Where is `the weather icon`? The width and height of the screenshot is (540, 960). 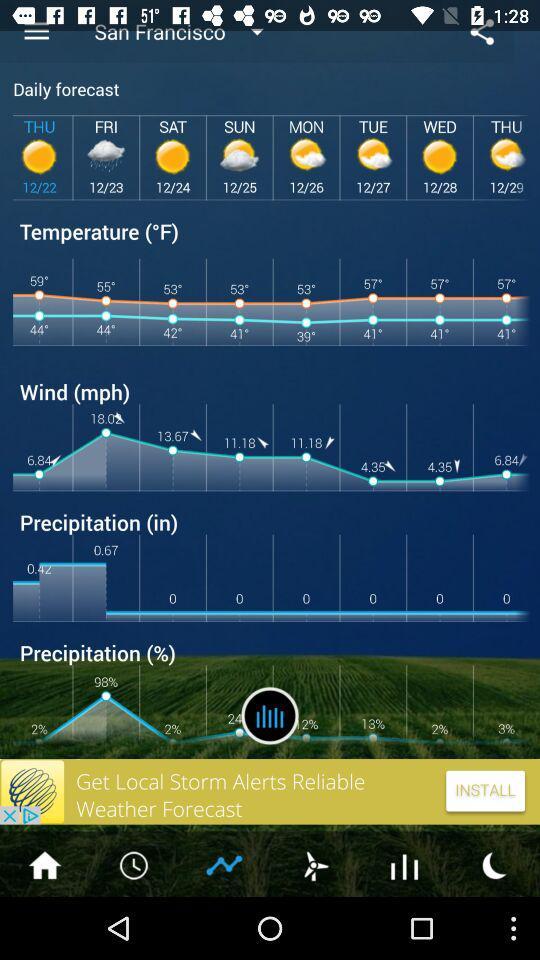 the weather icon is located at coordinates (314, 925).